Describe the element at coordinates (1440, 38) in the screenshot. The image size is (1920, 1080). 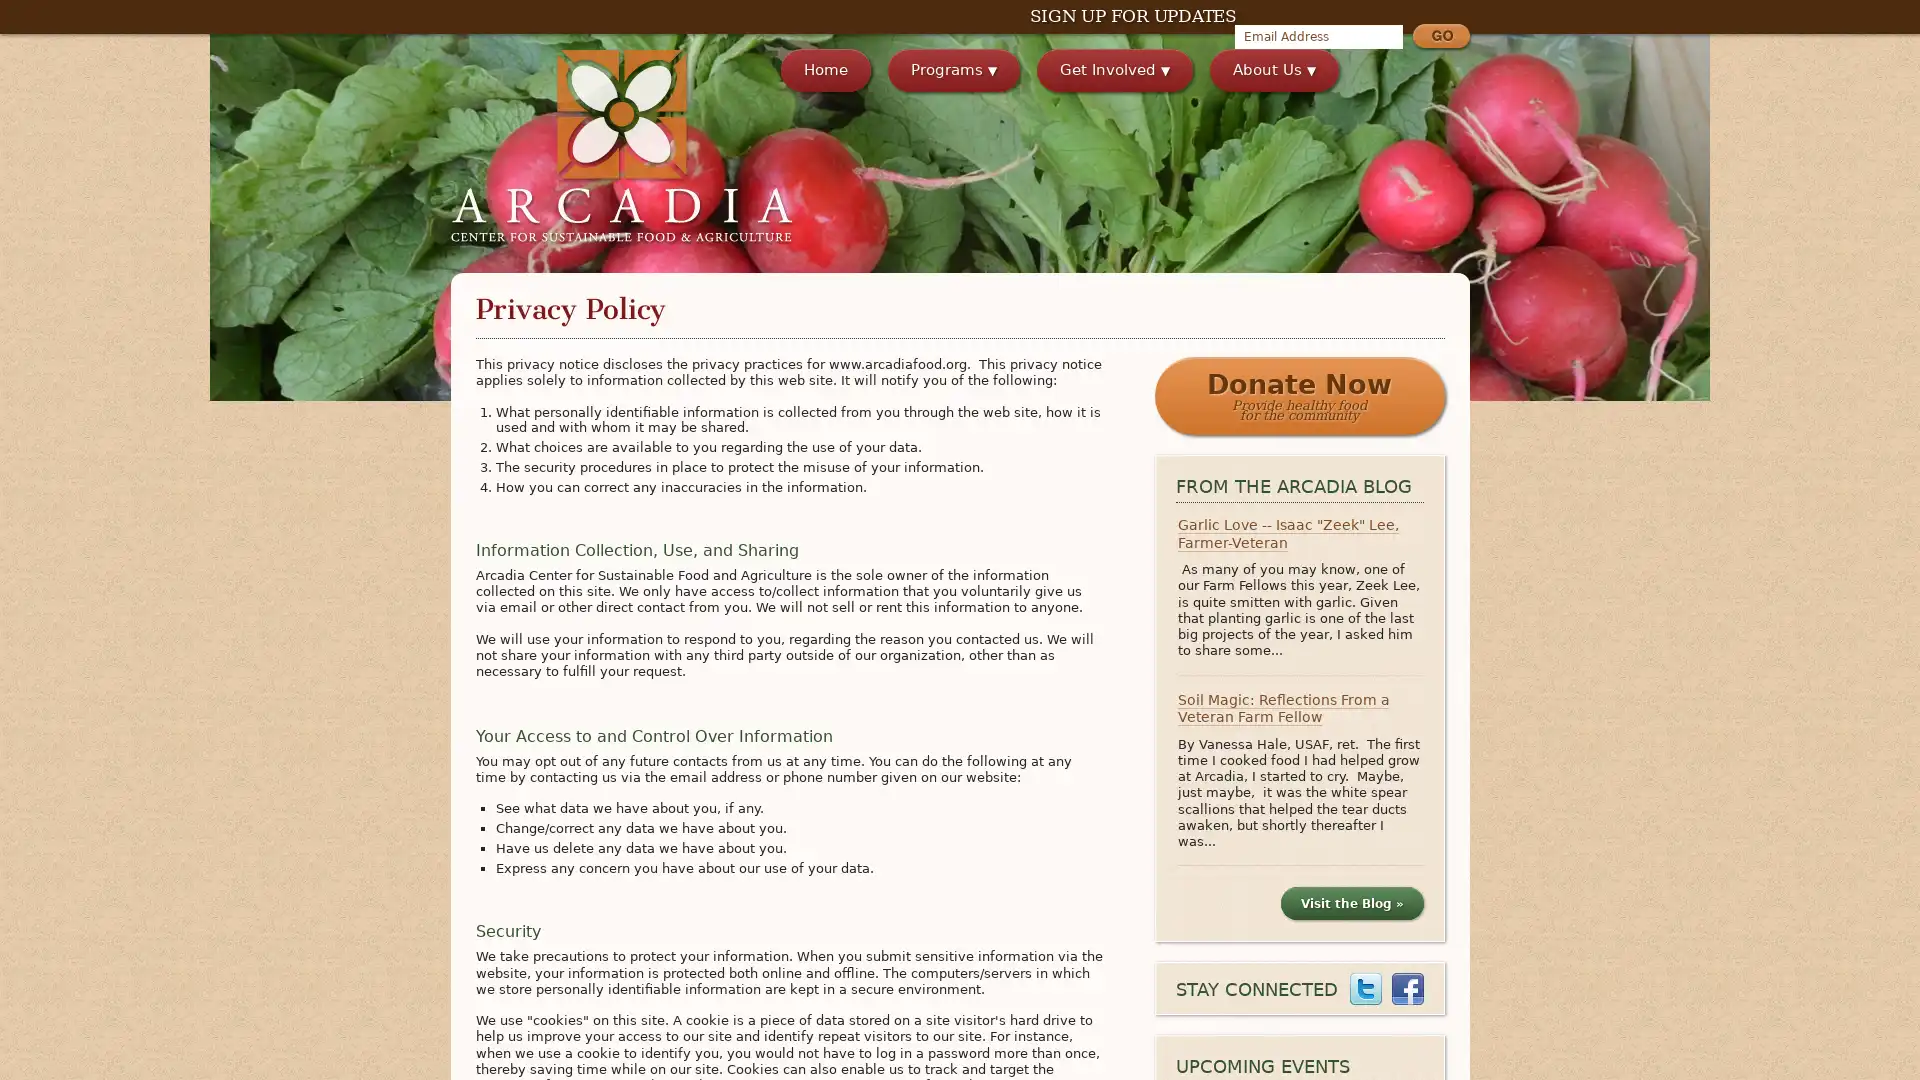
I see `Submit` at that location.